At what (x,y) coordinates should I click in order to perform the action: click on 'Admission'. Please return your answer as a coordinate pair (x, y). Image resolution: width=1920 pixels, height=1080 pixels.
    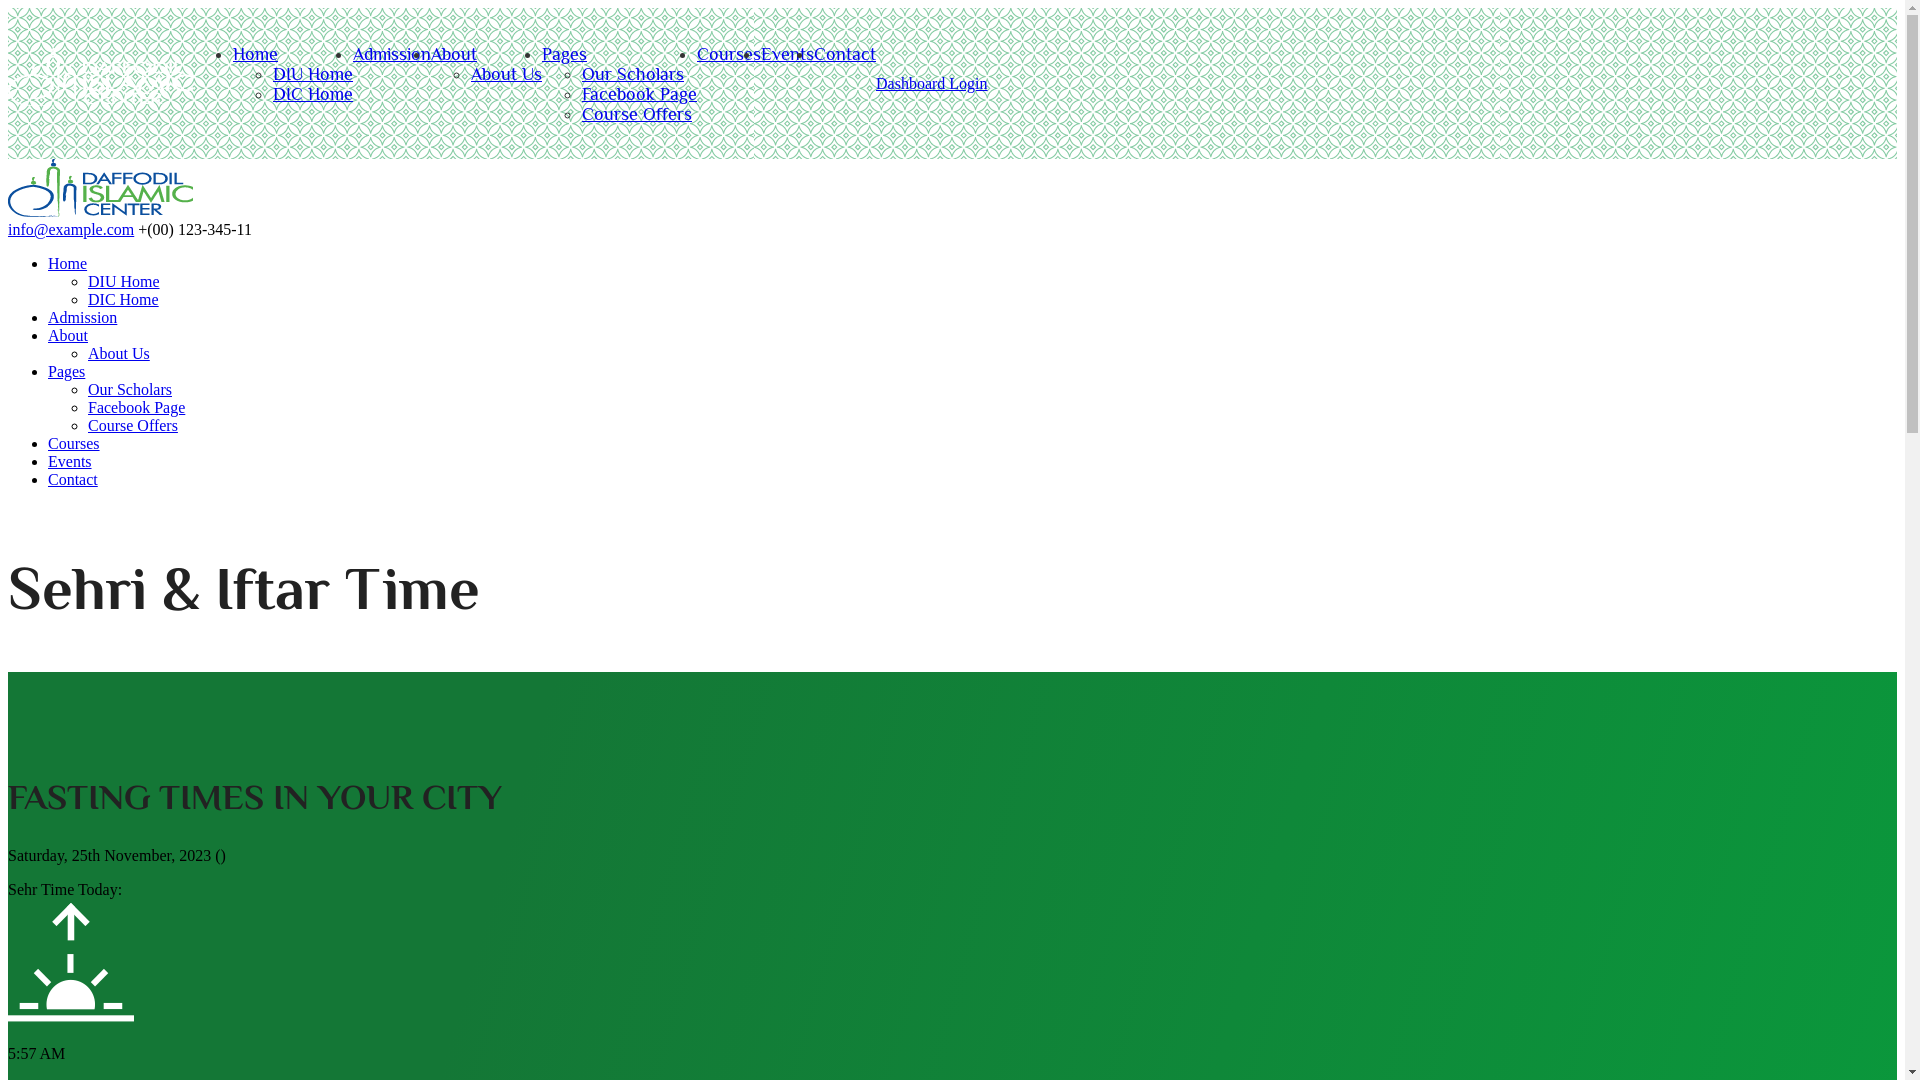
    Looking at the image, I should click on (392, 53).